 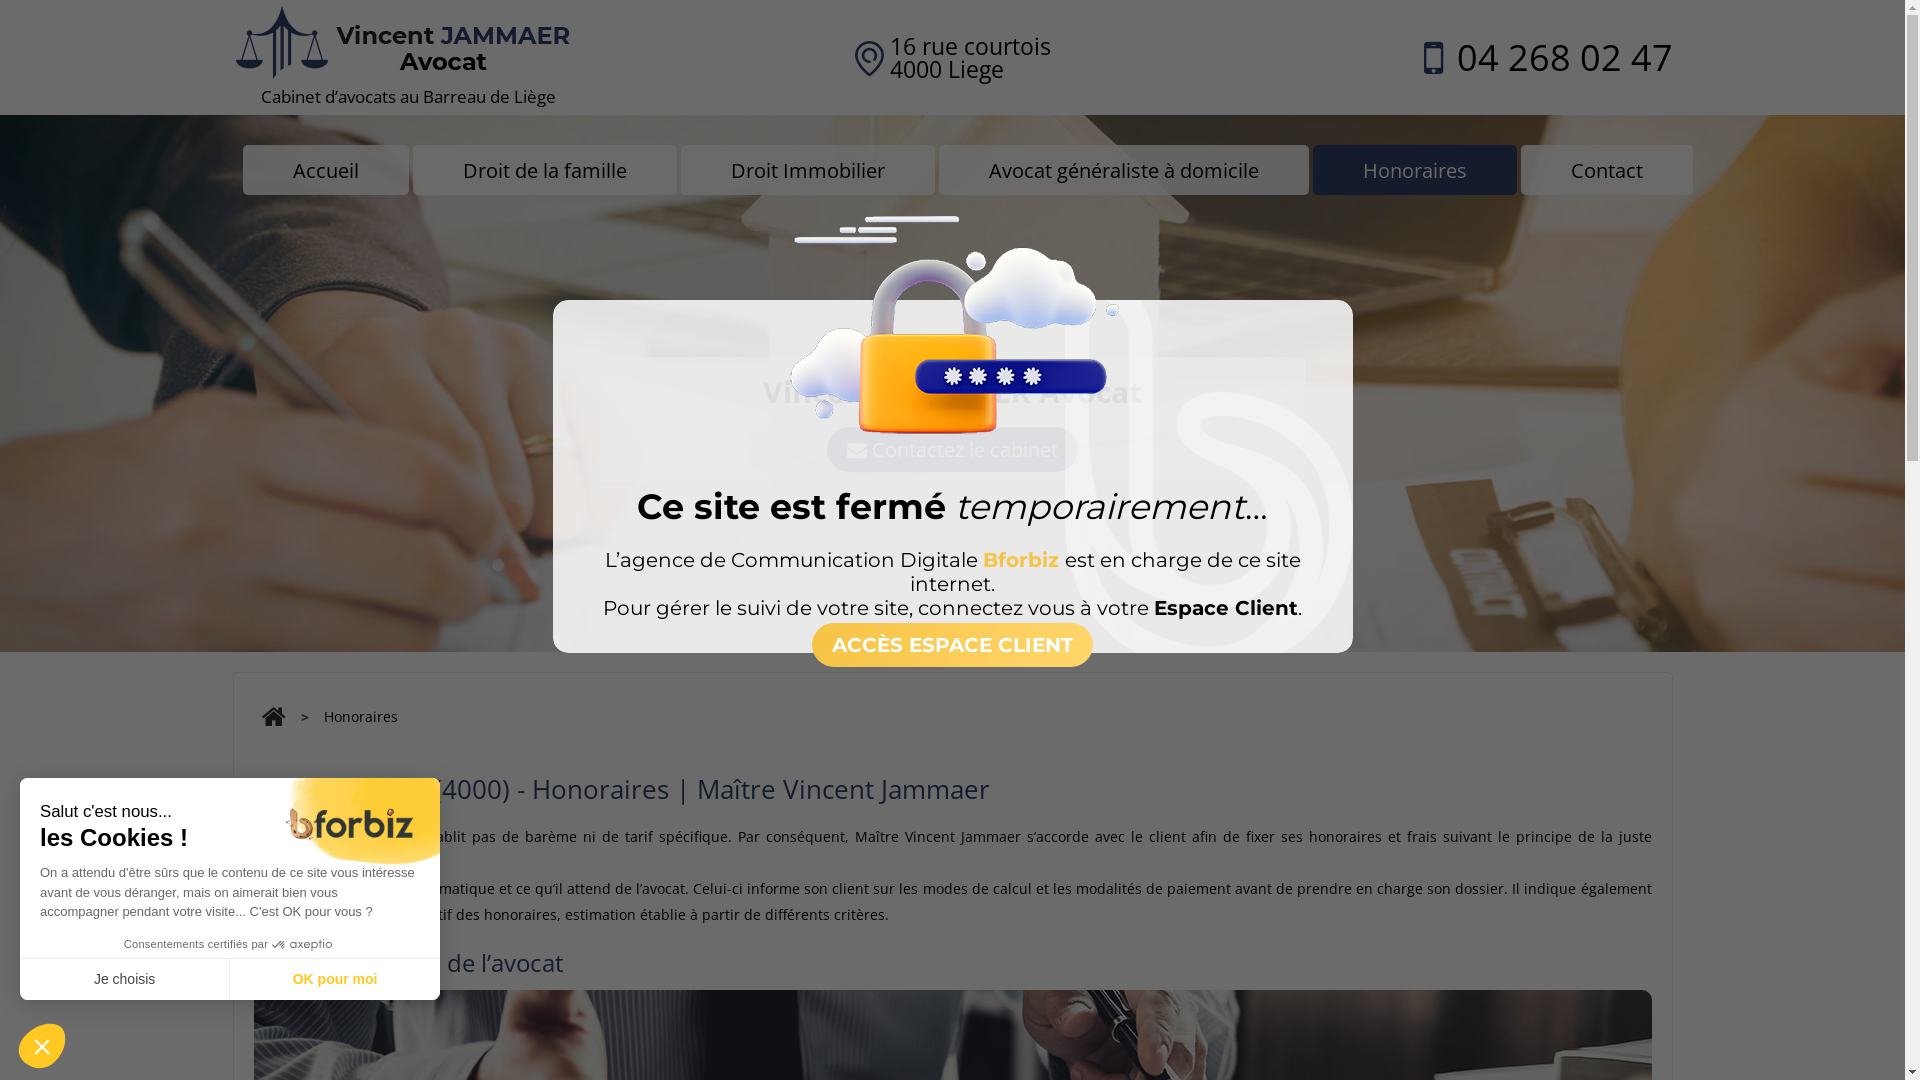 I want to click on 'Contactez le cabinet', so click(x=826, y=448).